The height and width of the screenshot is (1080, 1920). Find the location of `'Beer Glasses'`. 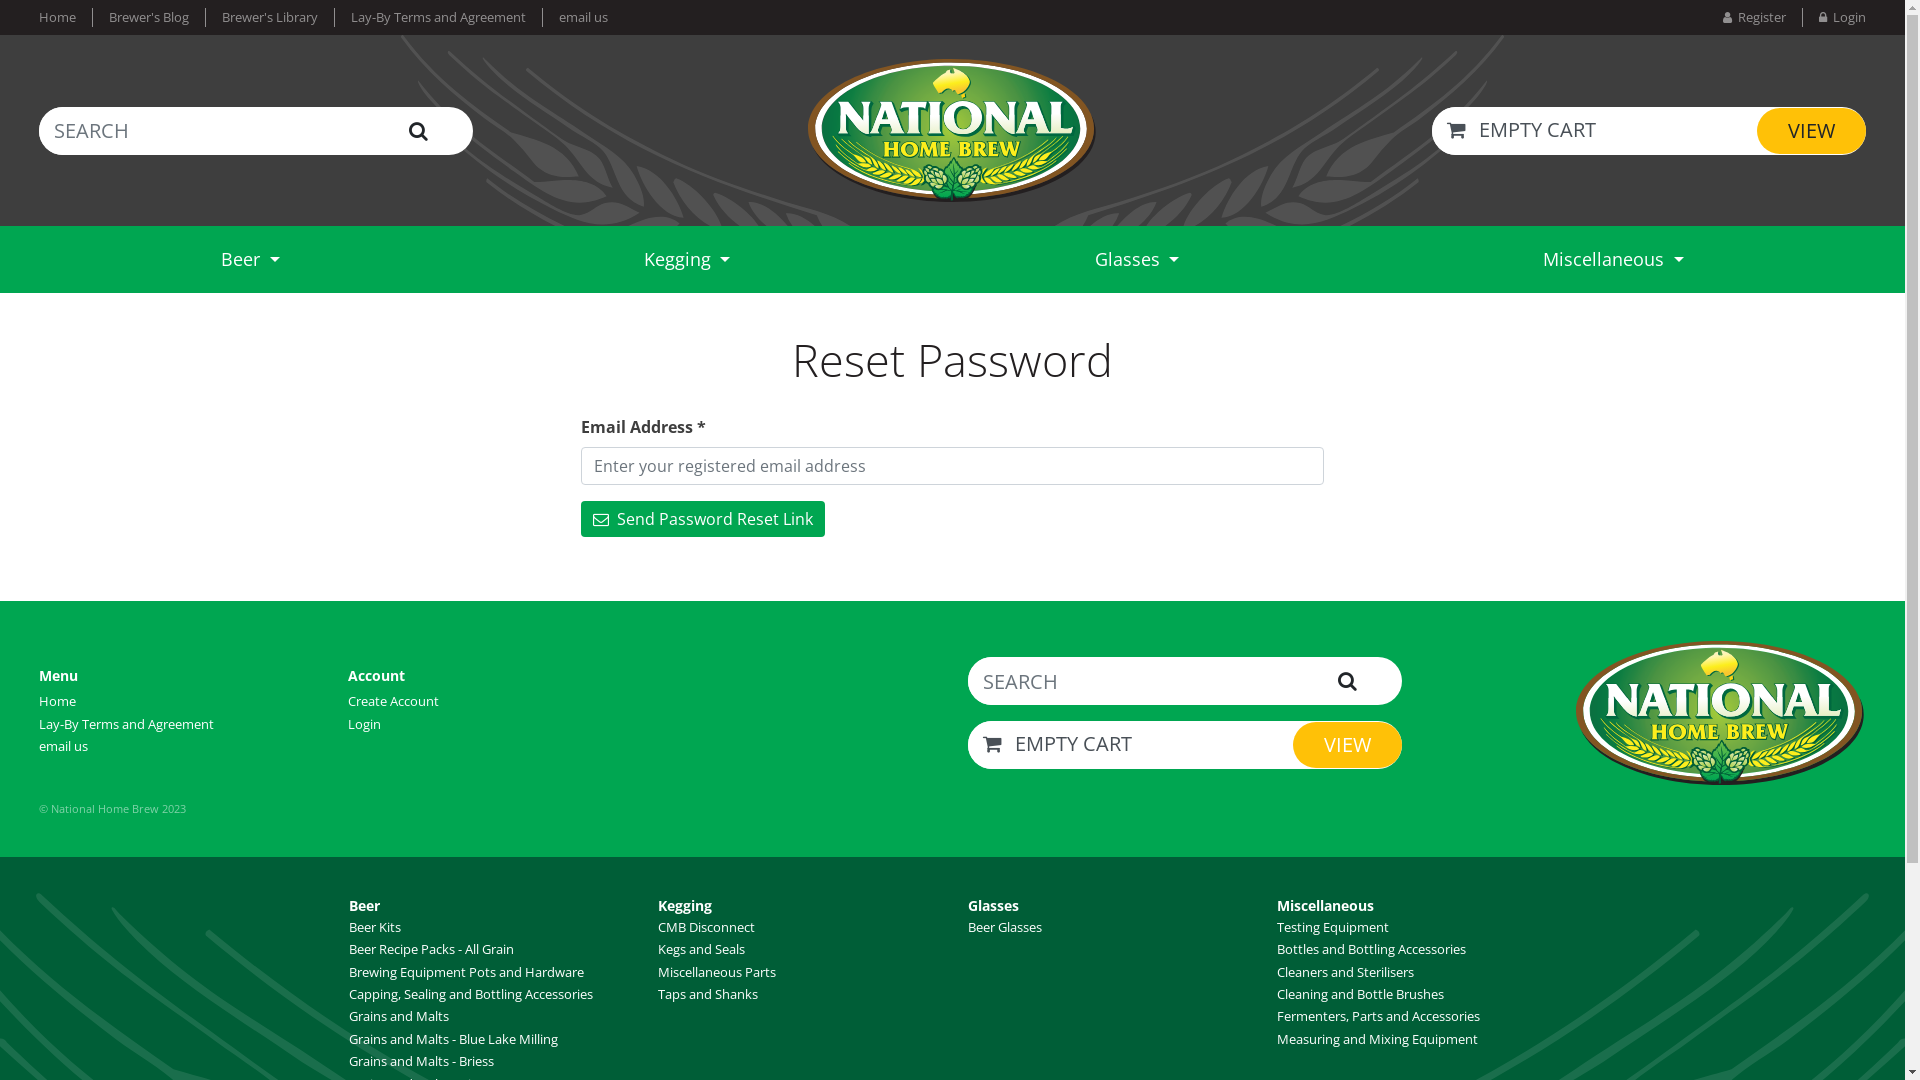

'Beer Glasses' is located at coordinates (1004, 926).